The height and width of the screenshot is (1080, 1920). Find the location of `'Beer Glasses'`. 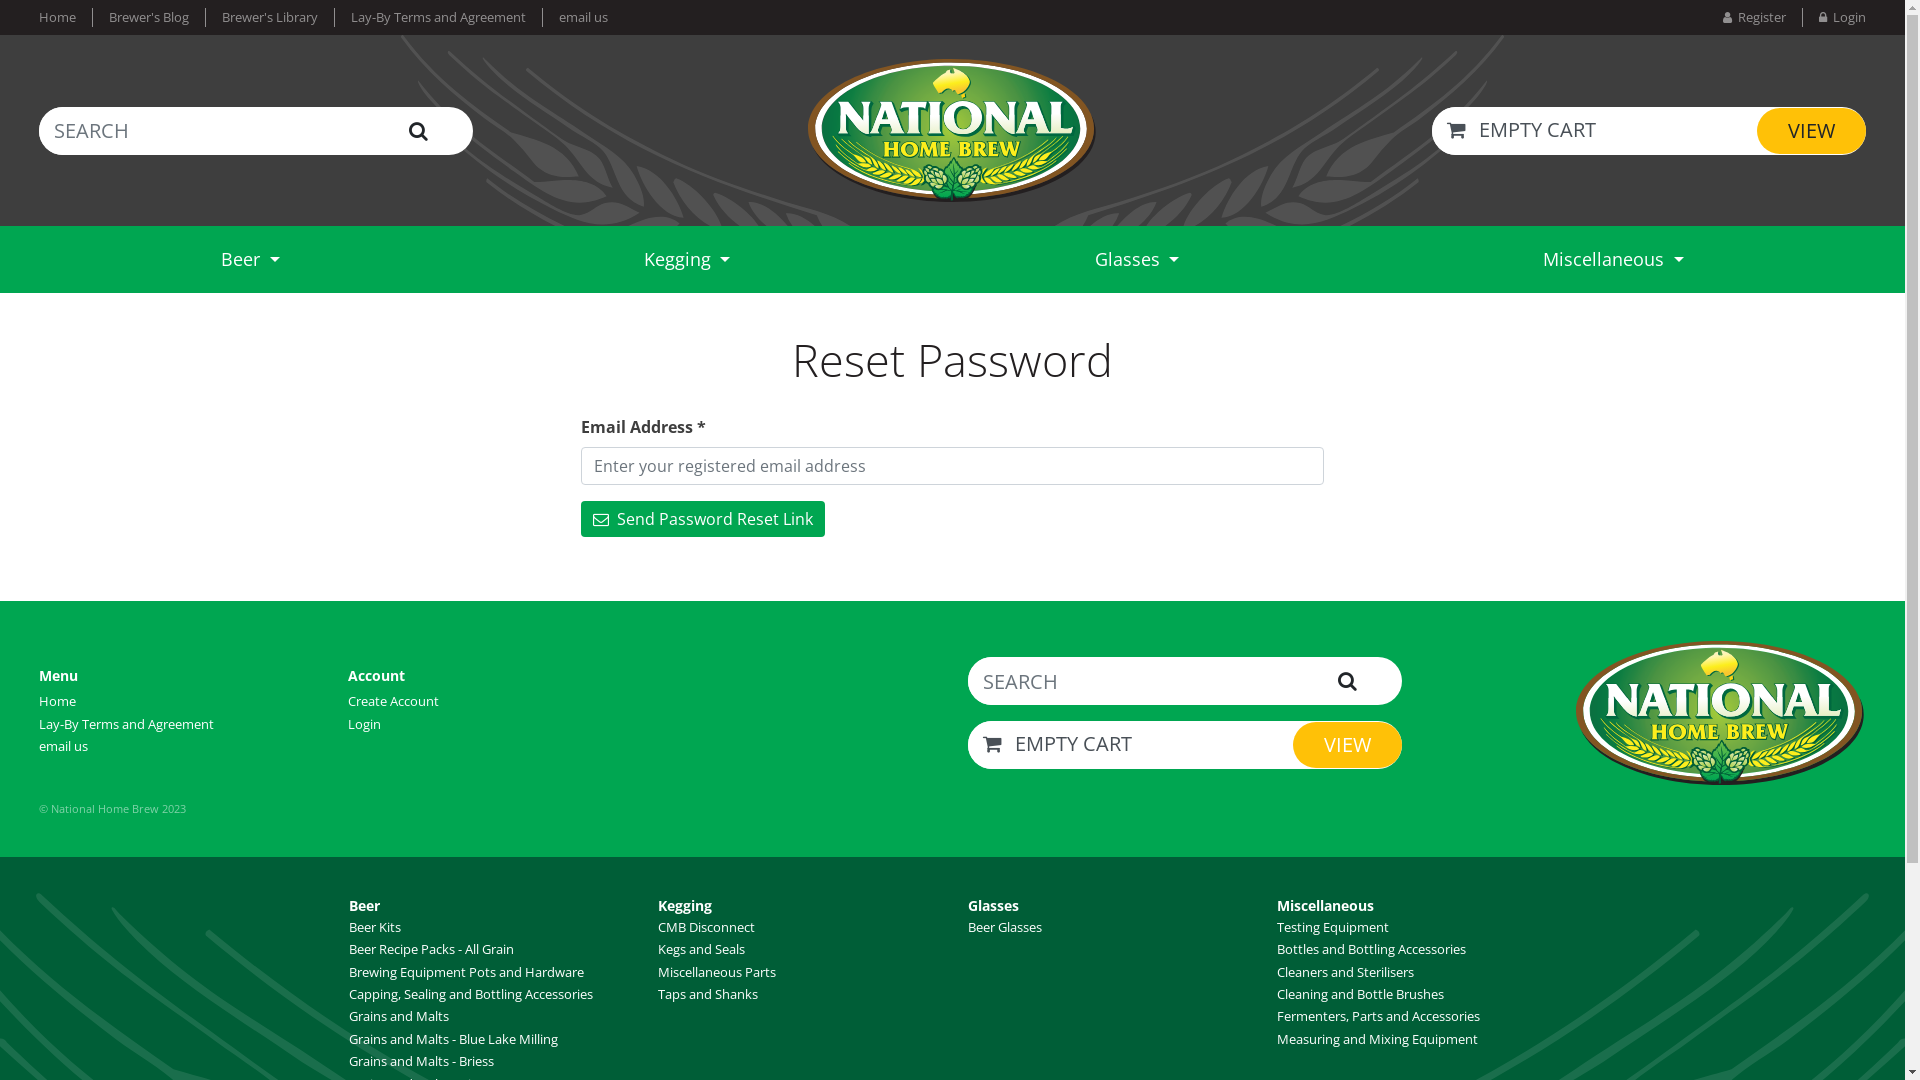

'Beer Glasses' is located at coordinates (1004, 926).